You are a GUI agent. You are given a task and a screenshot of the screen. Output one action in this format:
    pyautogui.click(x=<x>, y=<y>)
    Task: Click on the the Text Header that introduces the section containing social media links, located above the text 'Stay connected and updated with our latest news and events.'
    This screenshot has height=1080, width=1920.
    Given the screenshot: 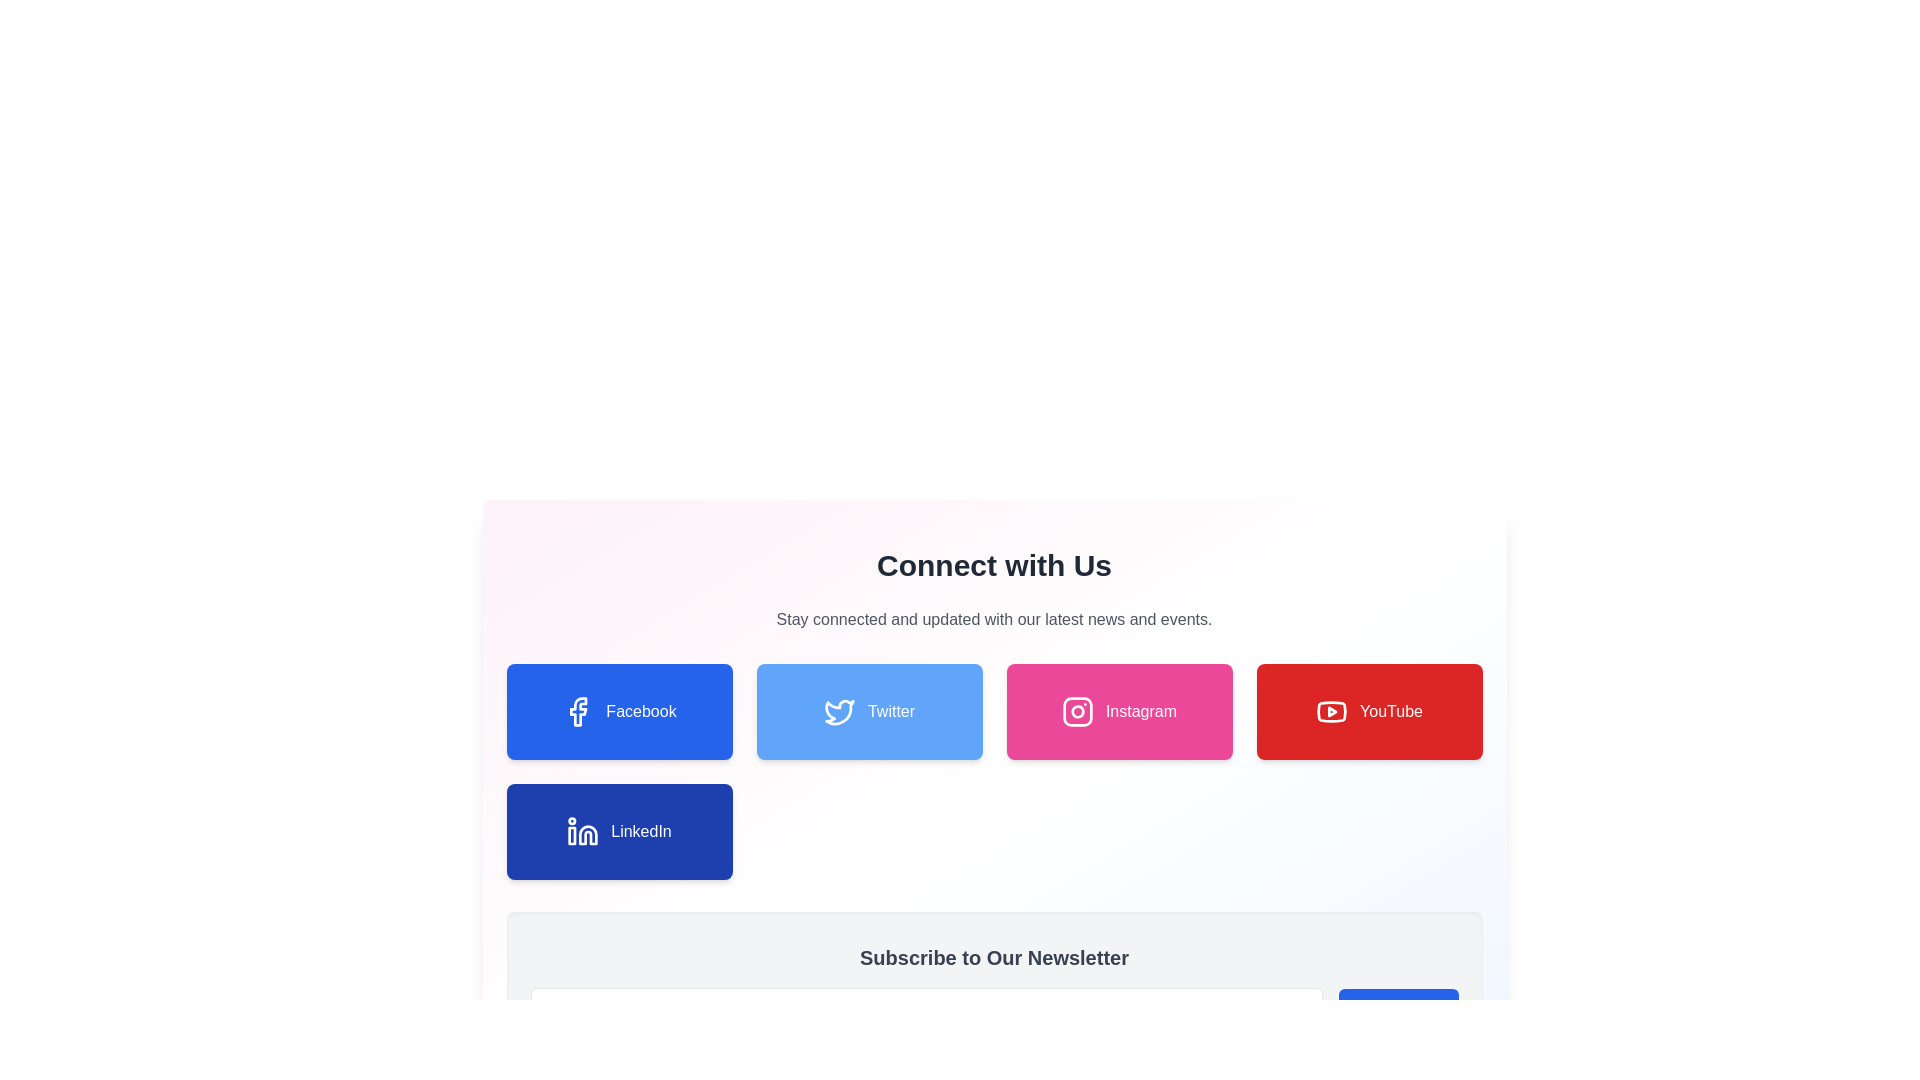 What is the action you would take?
    pyautogui.click(x=994, y=566)
    